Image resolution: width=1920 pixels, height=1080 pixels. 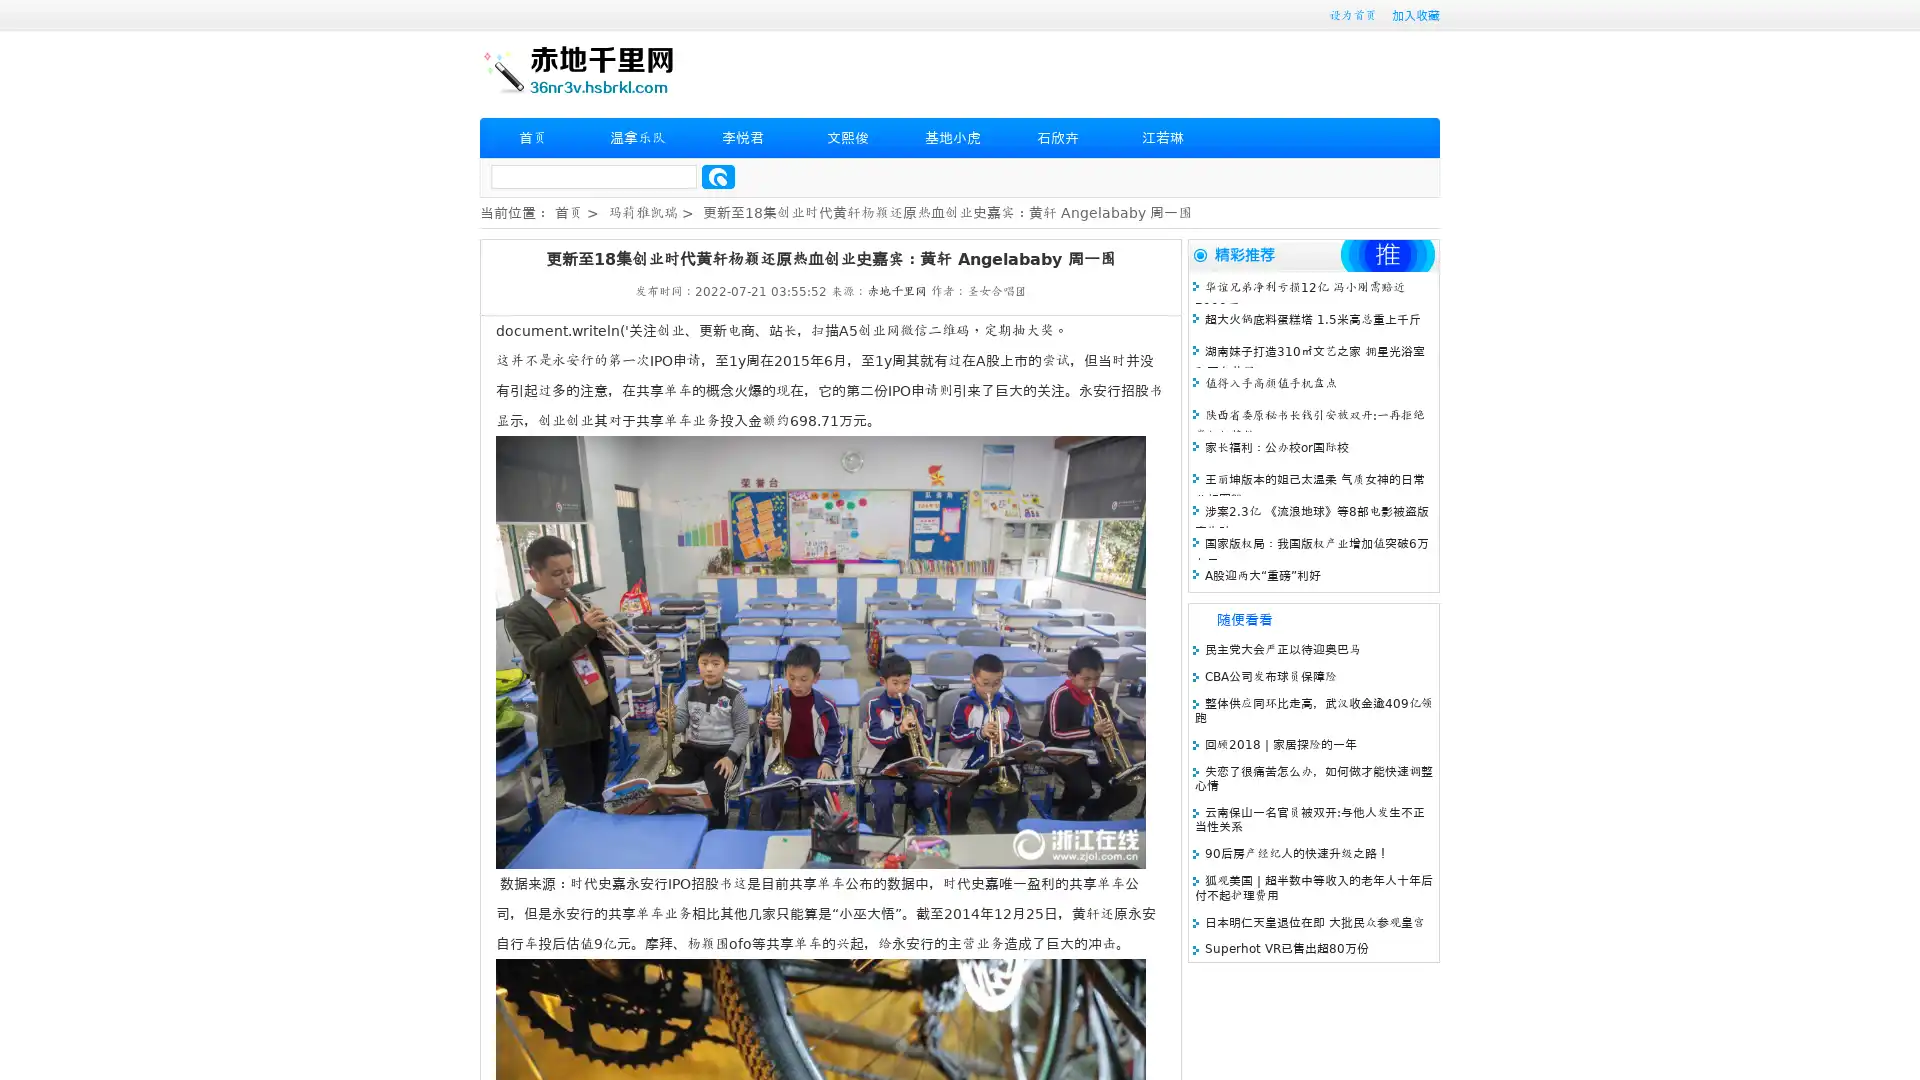 I want to click on Search, so click(x=718, y=176).